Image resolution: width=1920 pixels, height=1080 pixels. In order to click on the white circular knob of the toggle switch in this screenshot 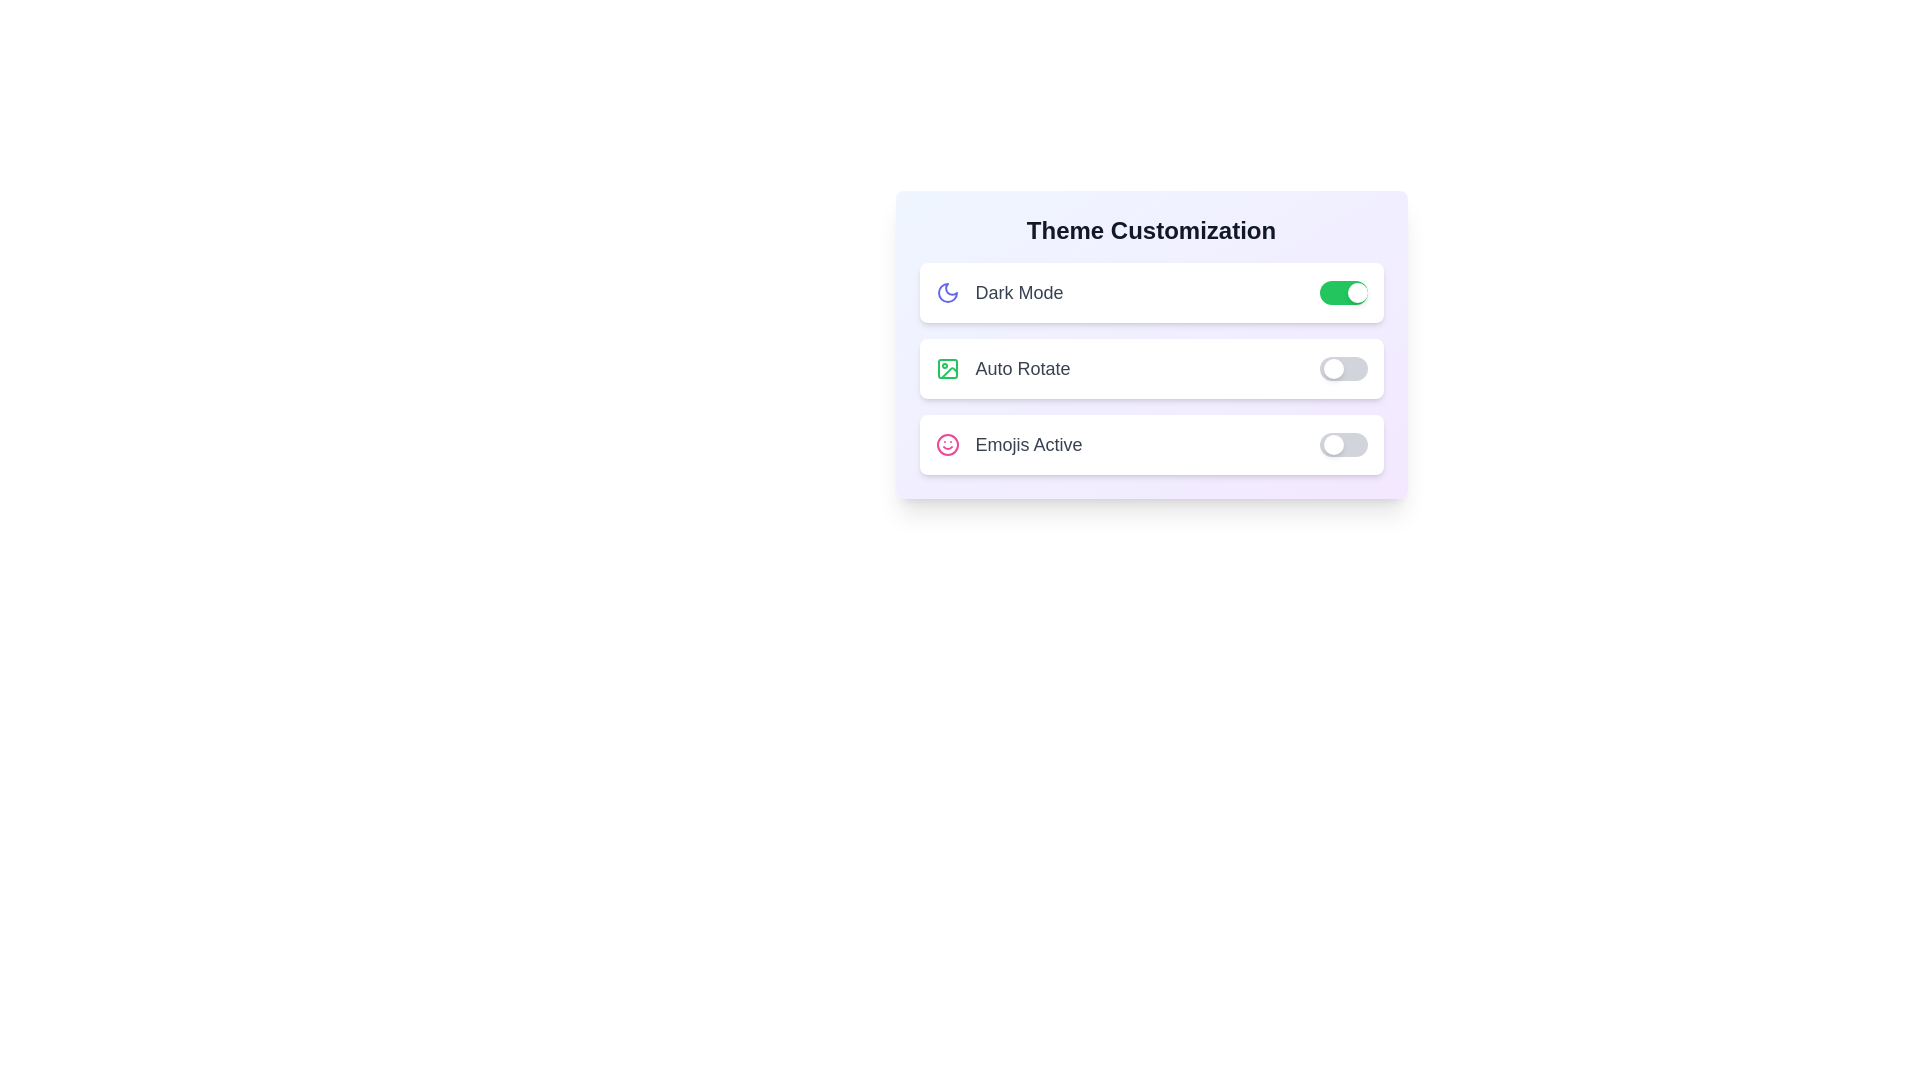, I will do `click(1343, 443)`.